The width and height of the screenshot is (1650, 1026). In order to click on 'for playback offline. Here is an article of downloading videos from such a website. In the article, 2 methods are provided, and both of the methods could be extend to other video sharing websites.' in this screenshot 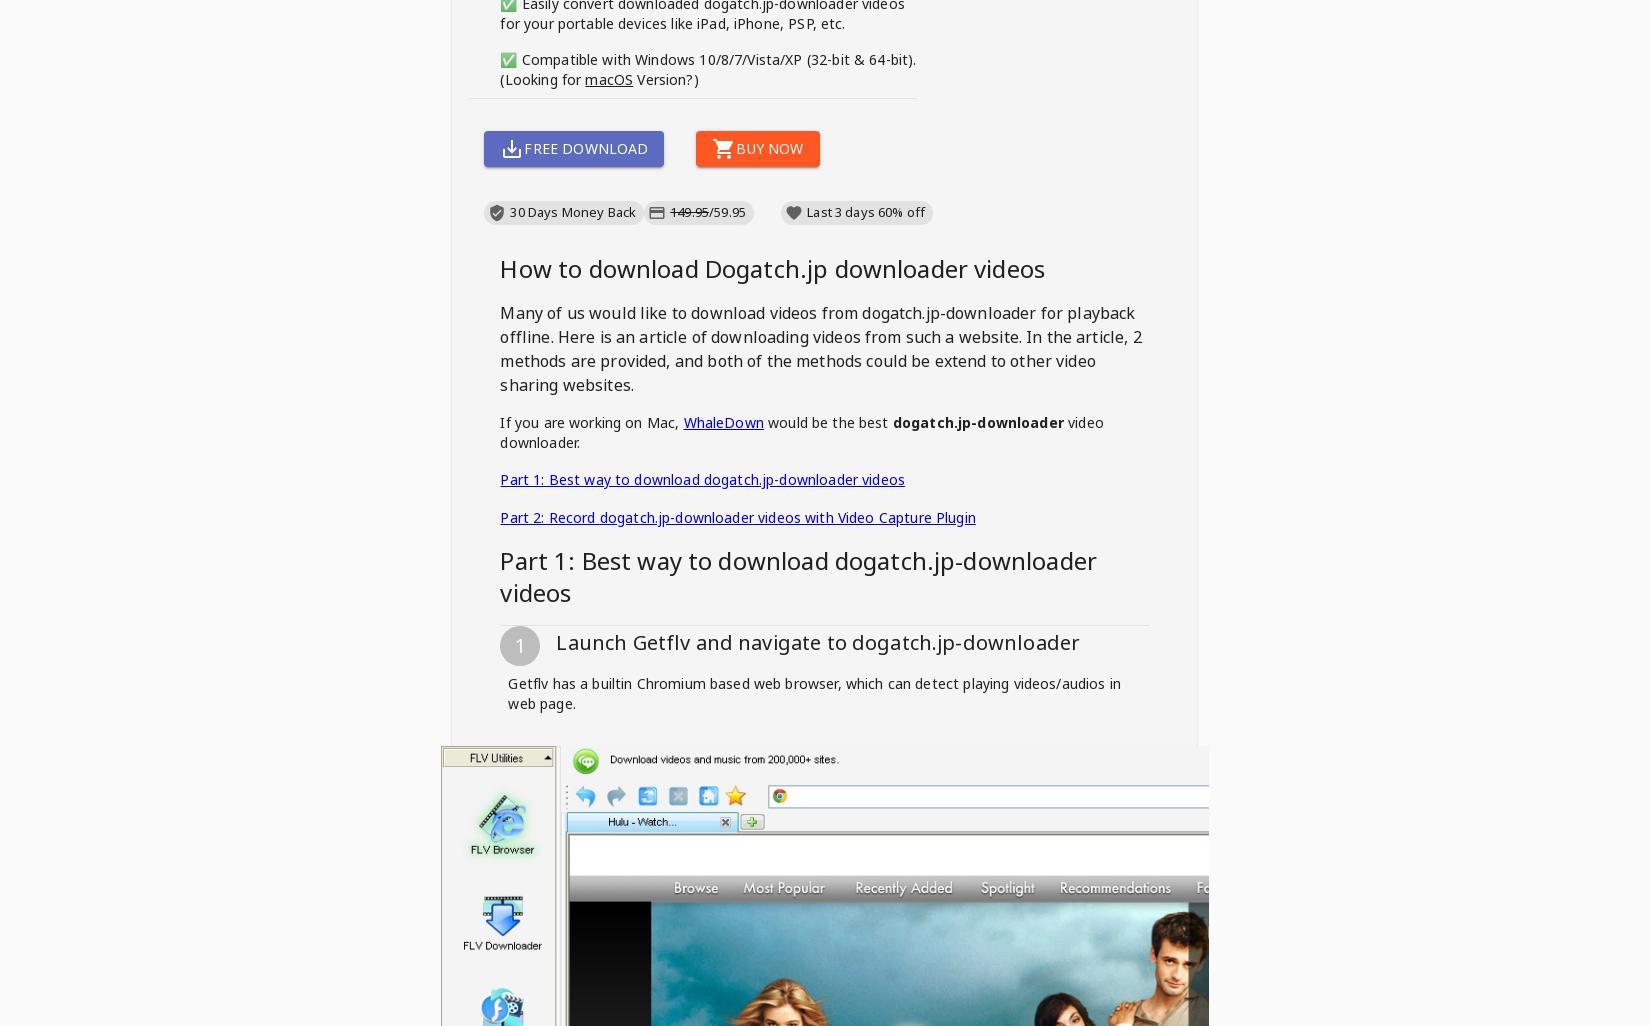, I will do `click(819, 349)`.